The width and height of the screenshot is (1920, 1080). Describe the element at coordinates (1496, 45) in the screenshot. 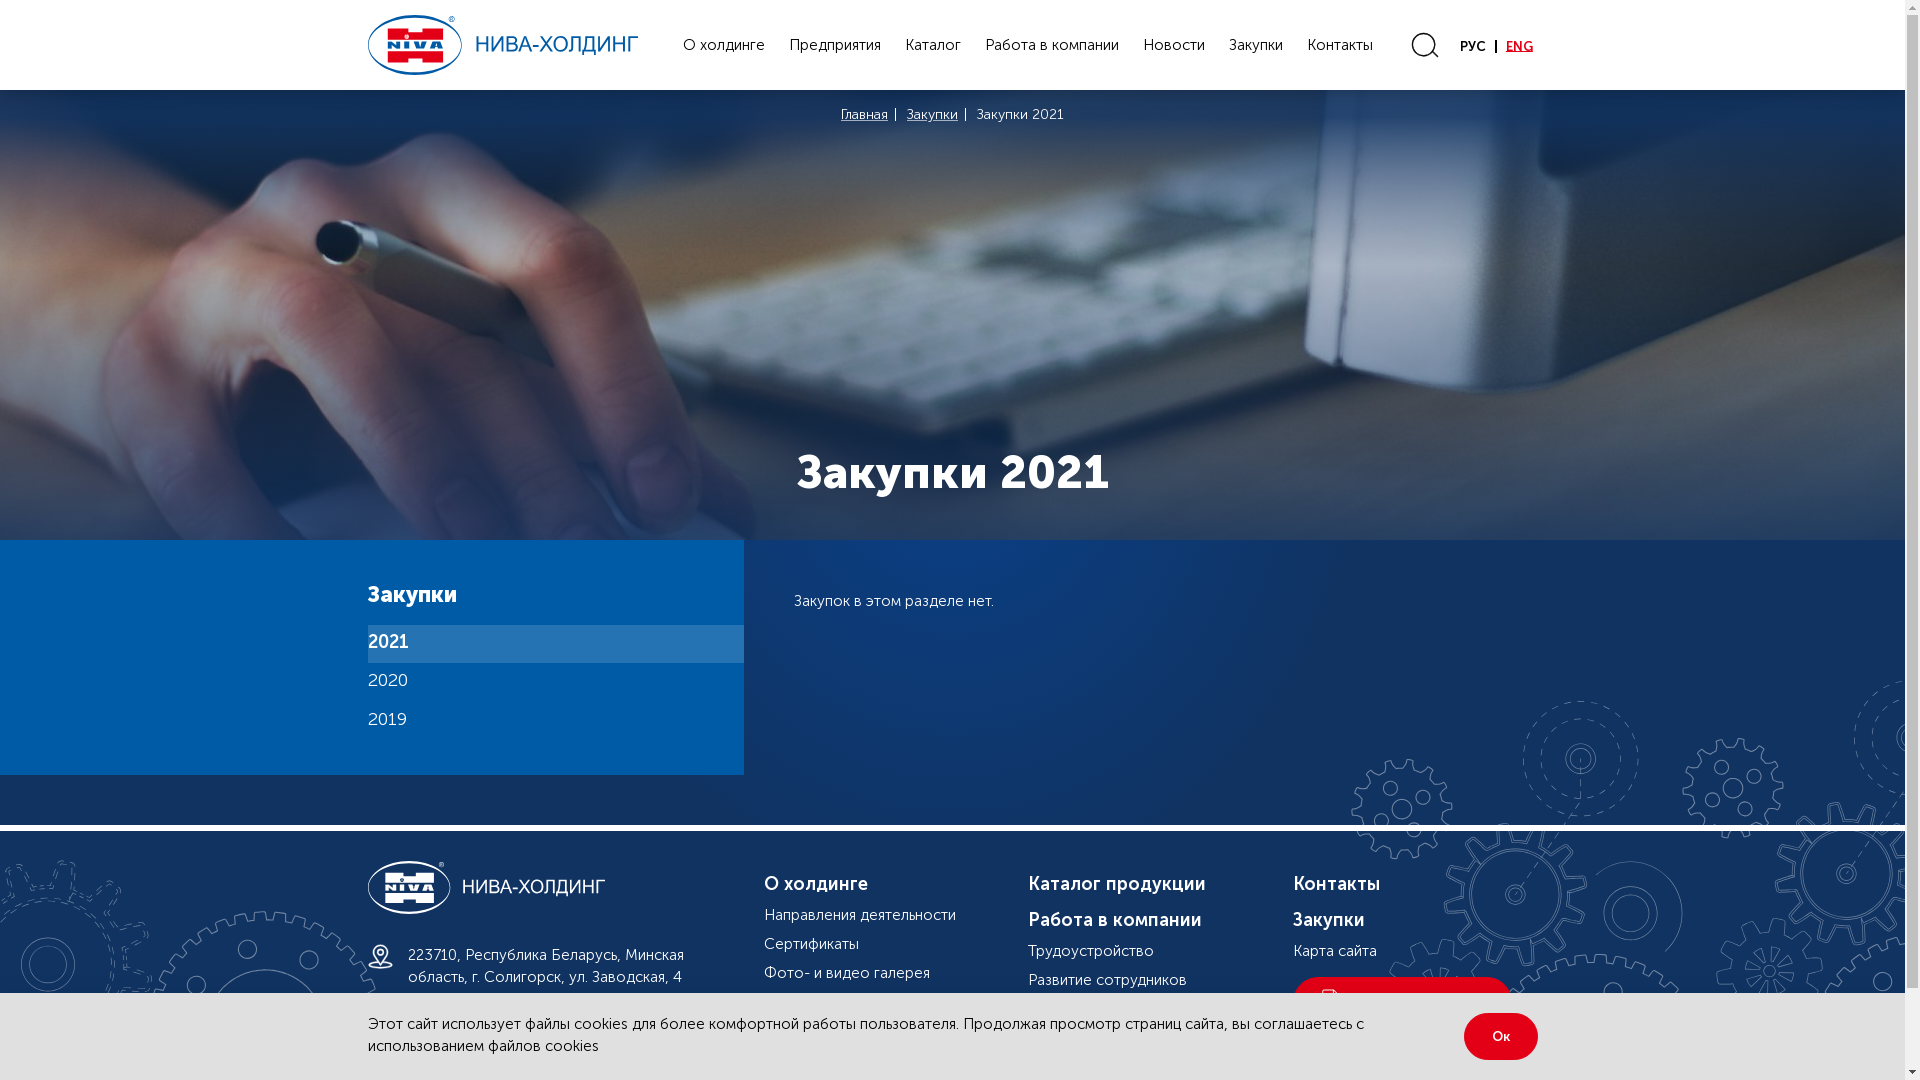

I see `'ENG'` at that location.